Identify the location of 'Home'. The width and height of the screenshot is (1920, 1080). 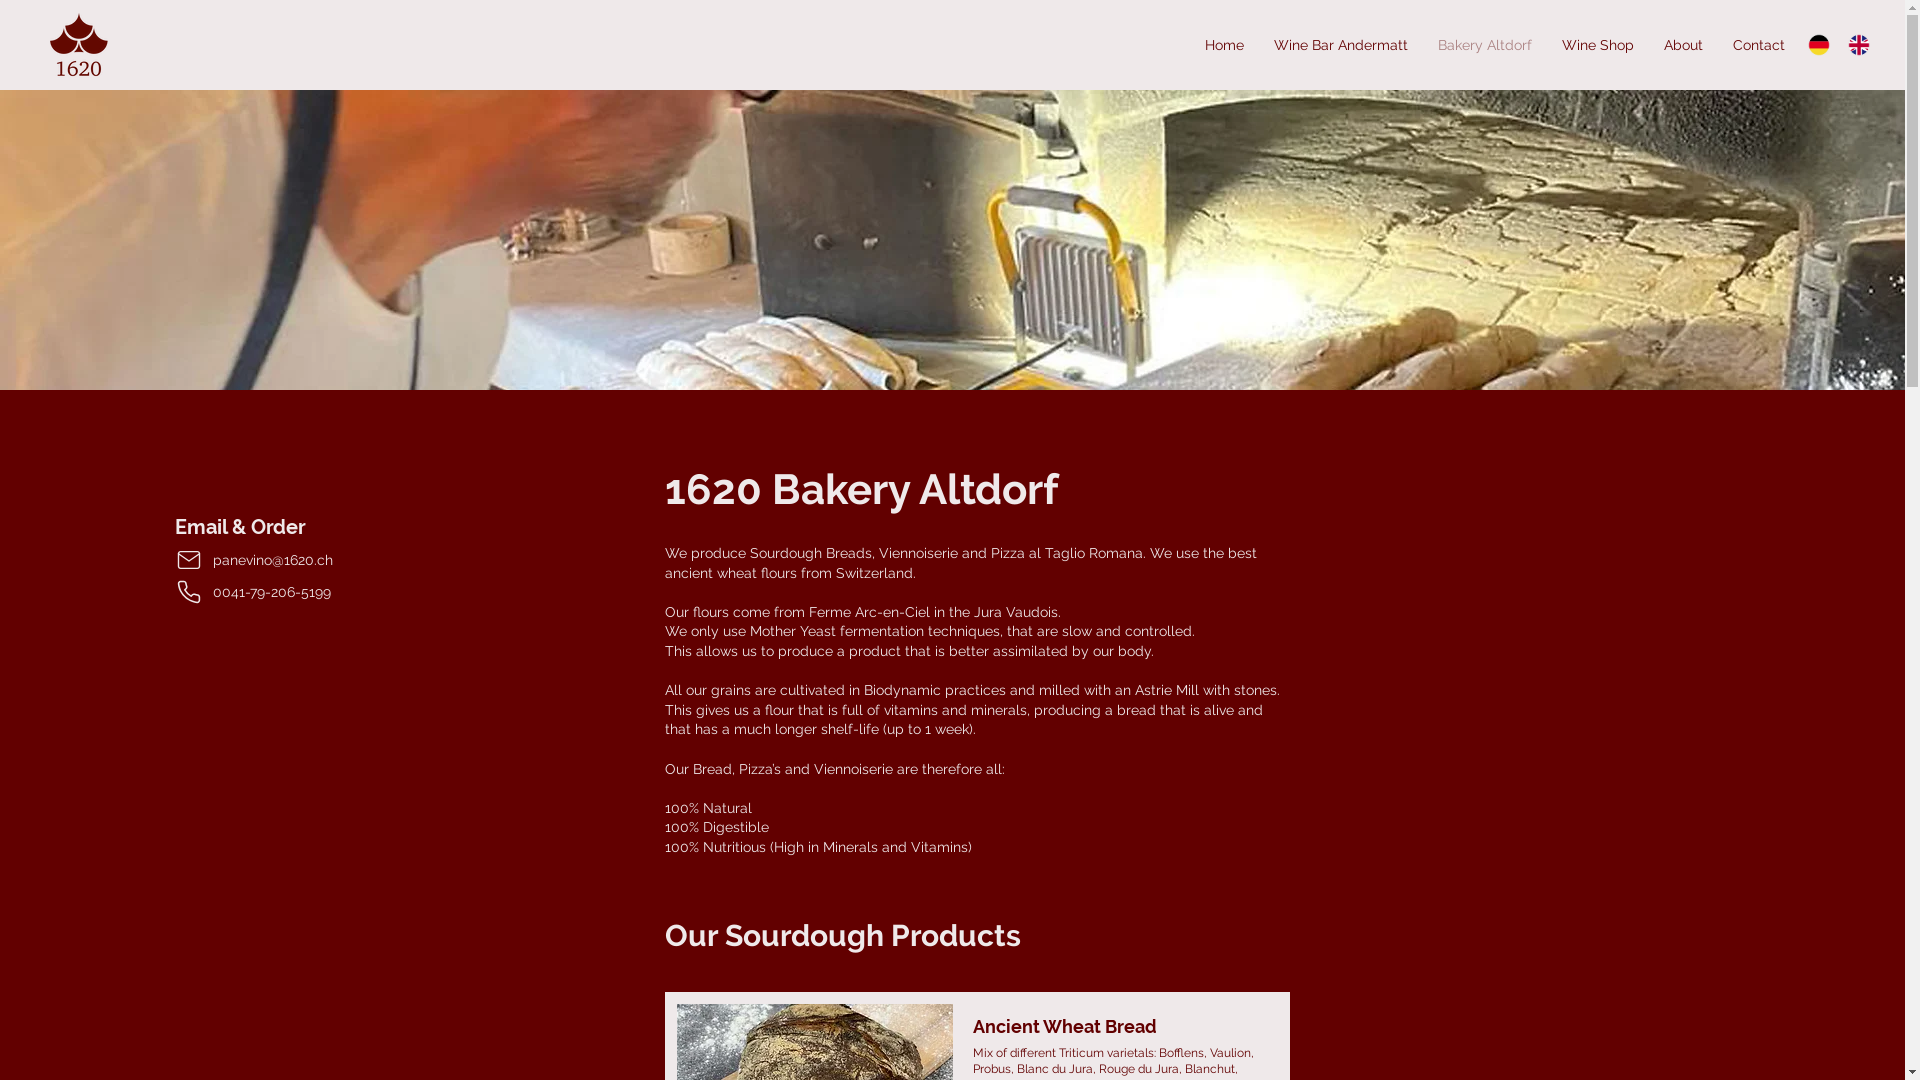
(1223, 45).